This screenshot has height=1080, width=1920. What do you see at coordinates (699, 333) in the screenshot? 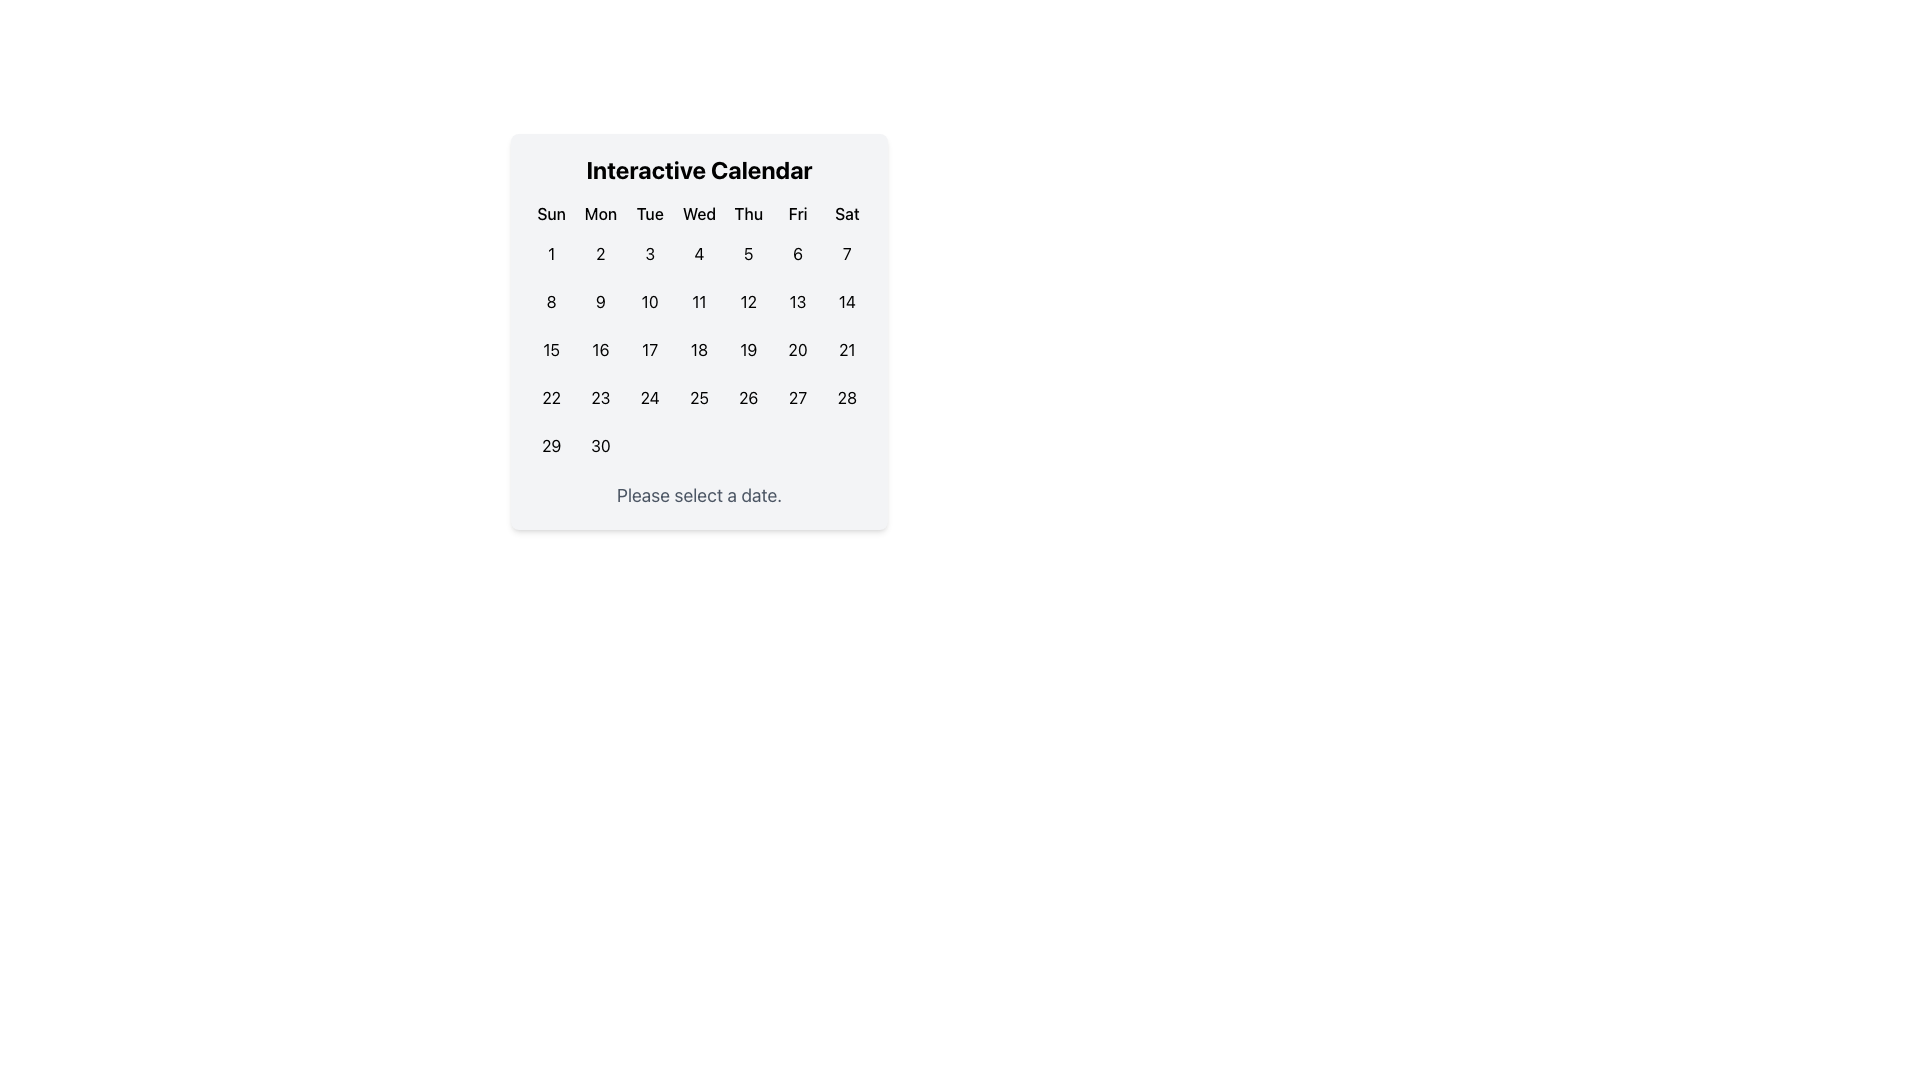
I see `a date cell in the interactive calendar grid located beneath the title 'Interactive Calendar'` at bounding box center [699, 333].